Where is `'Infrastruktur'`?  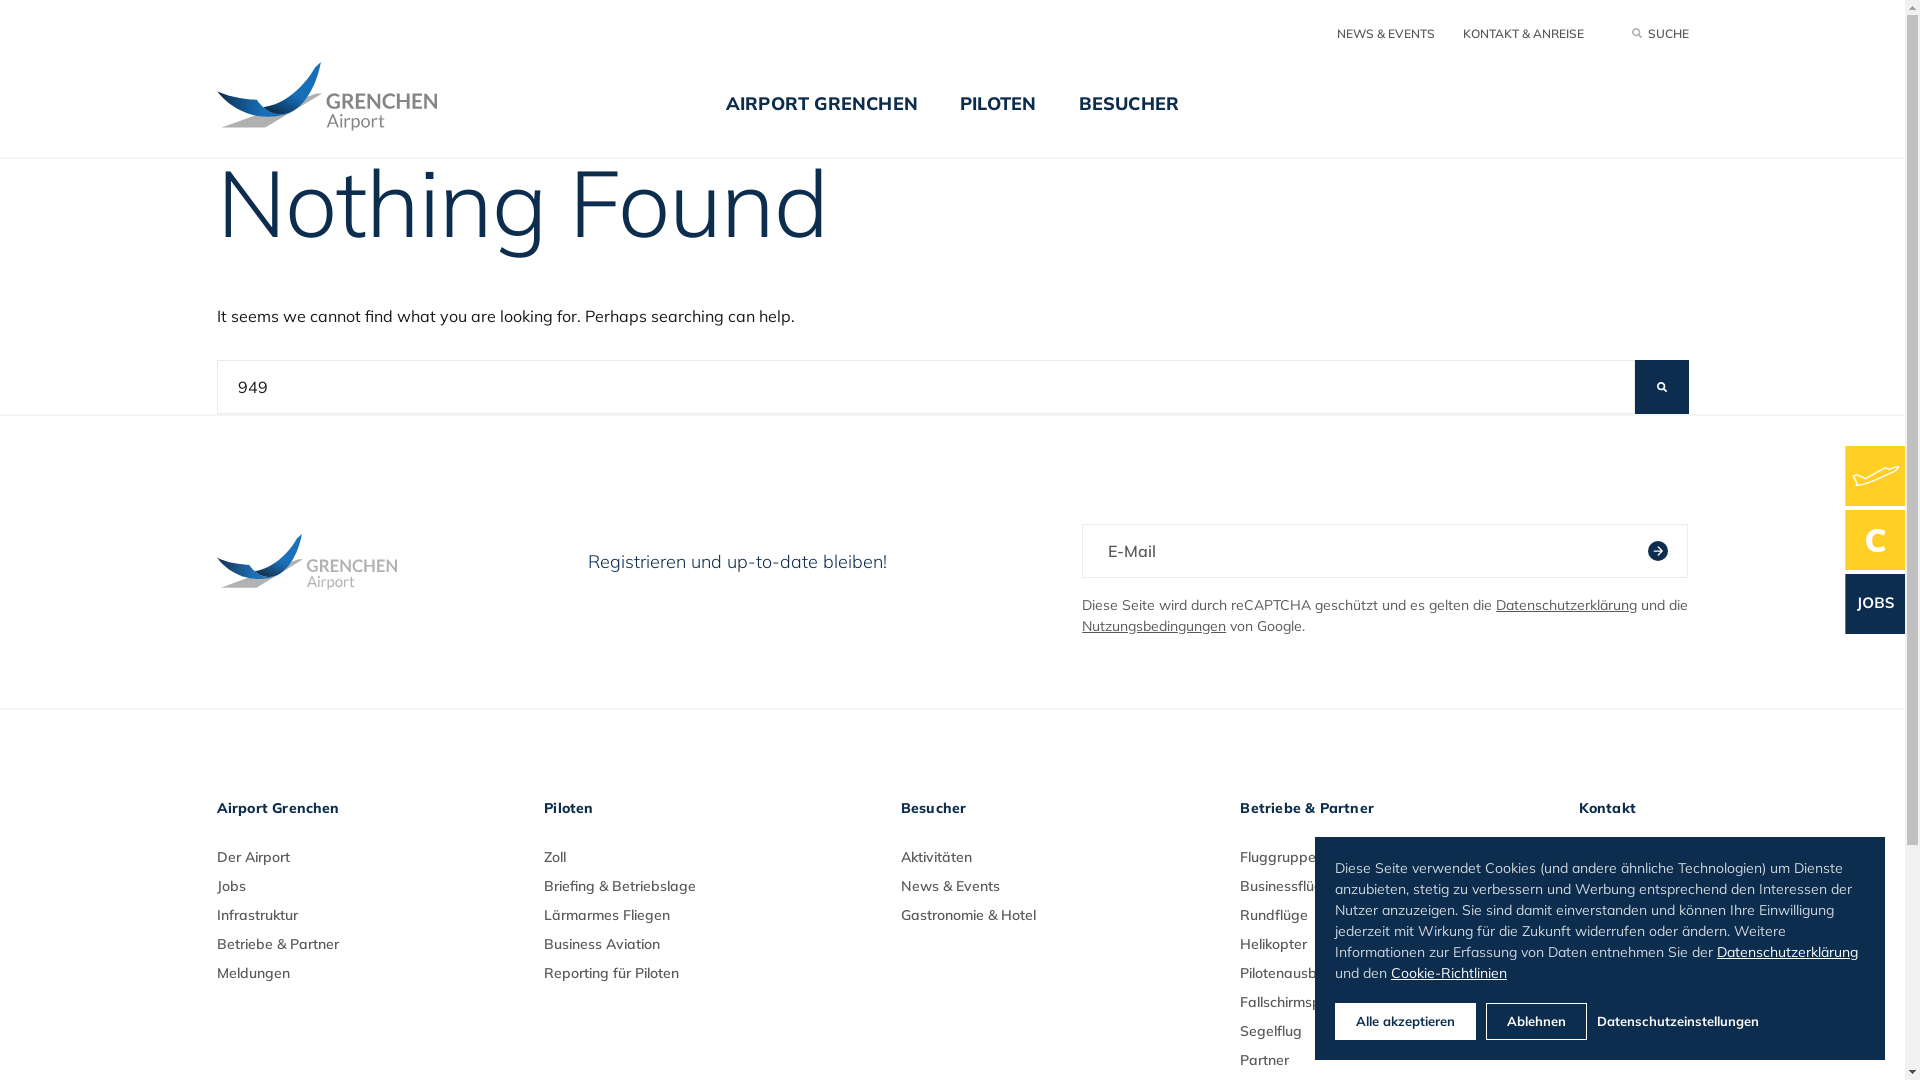 'Infrastruktur' is located at coordinates (255, 914).